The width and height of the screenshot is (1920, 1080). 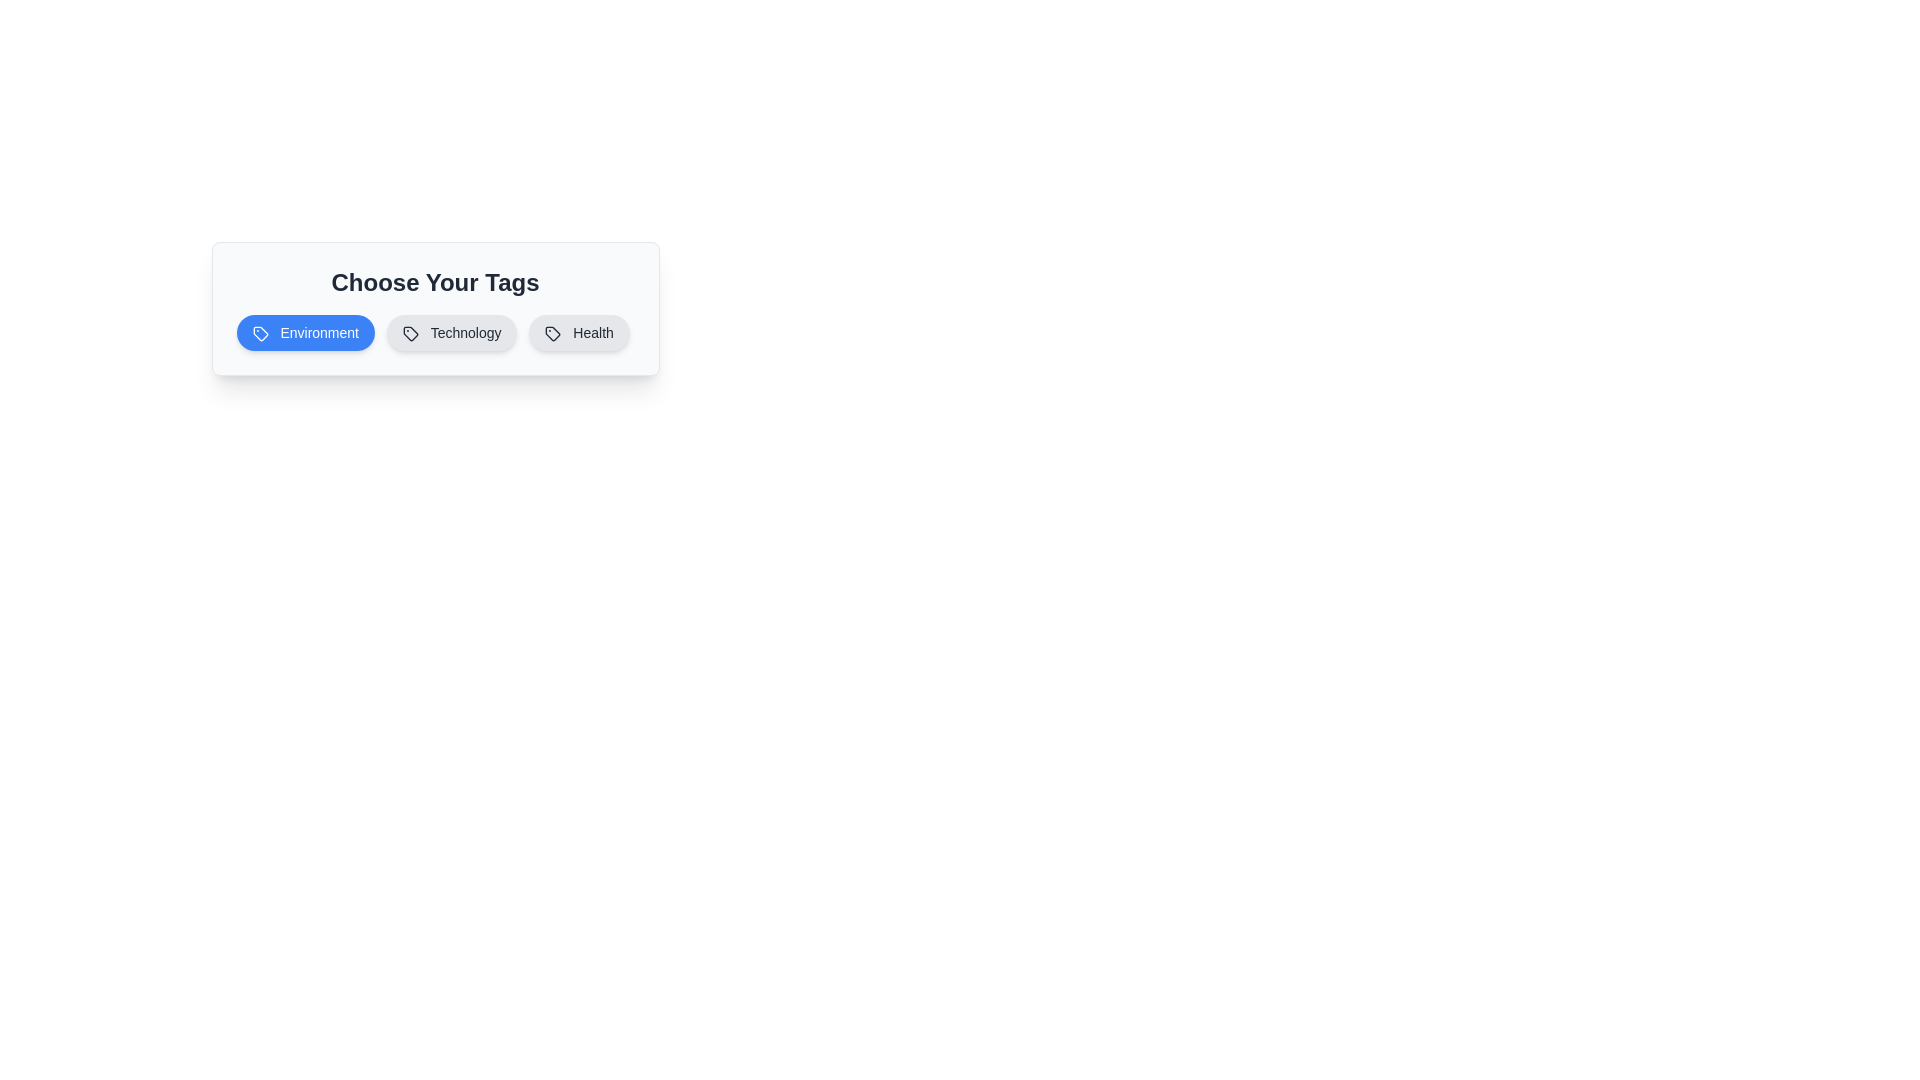 What do you see at coordinates (451, 331) in the screenshot?
I see `the tag labeled Technology` at bounding box center [451, 331].